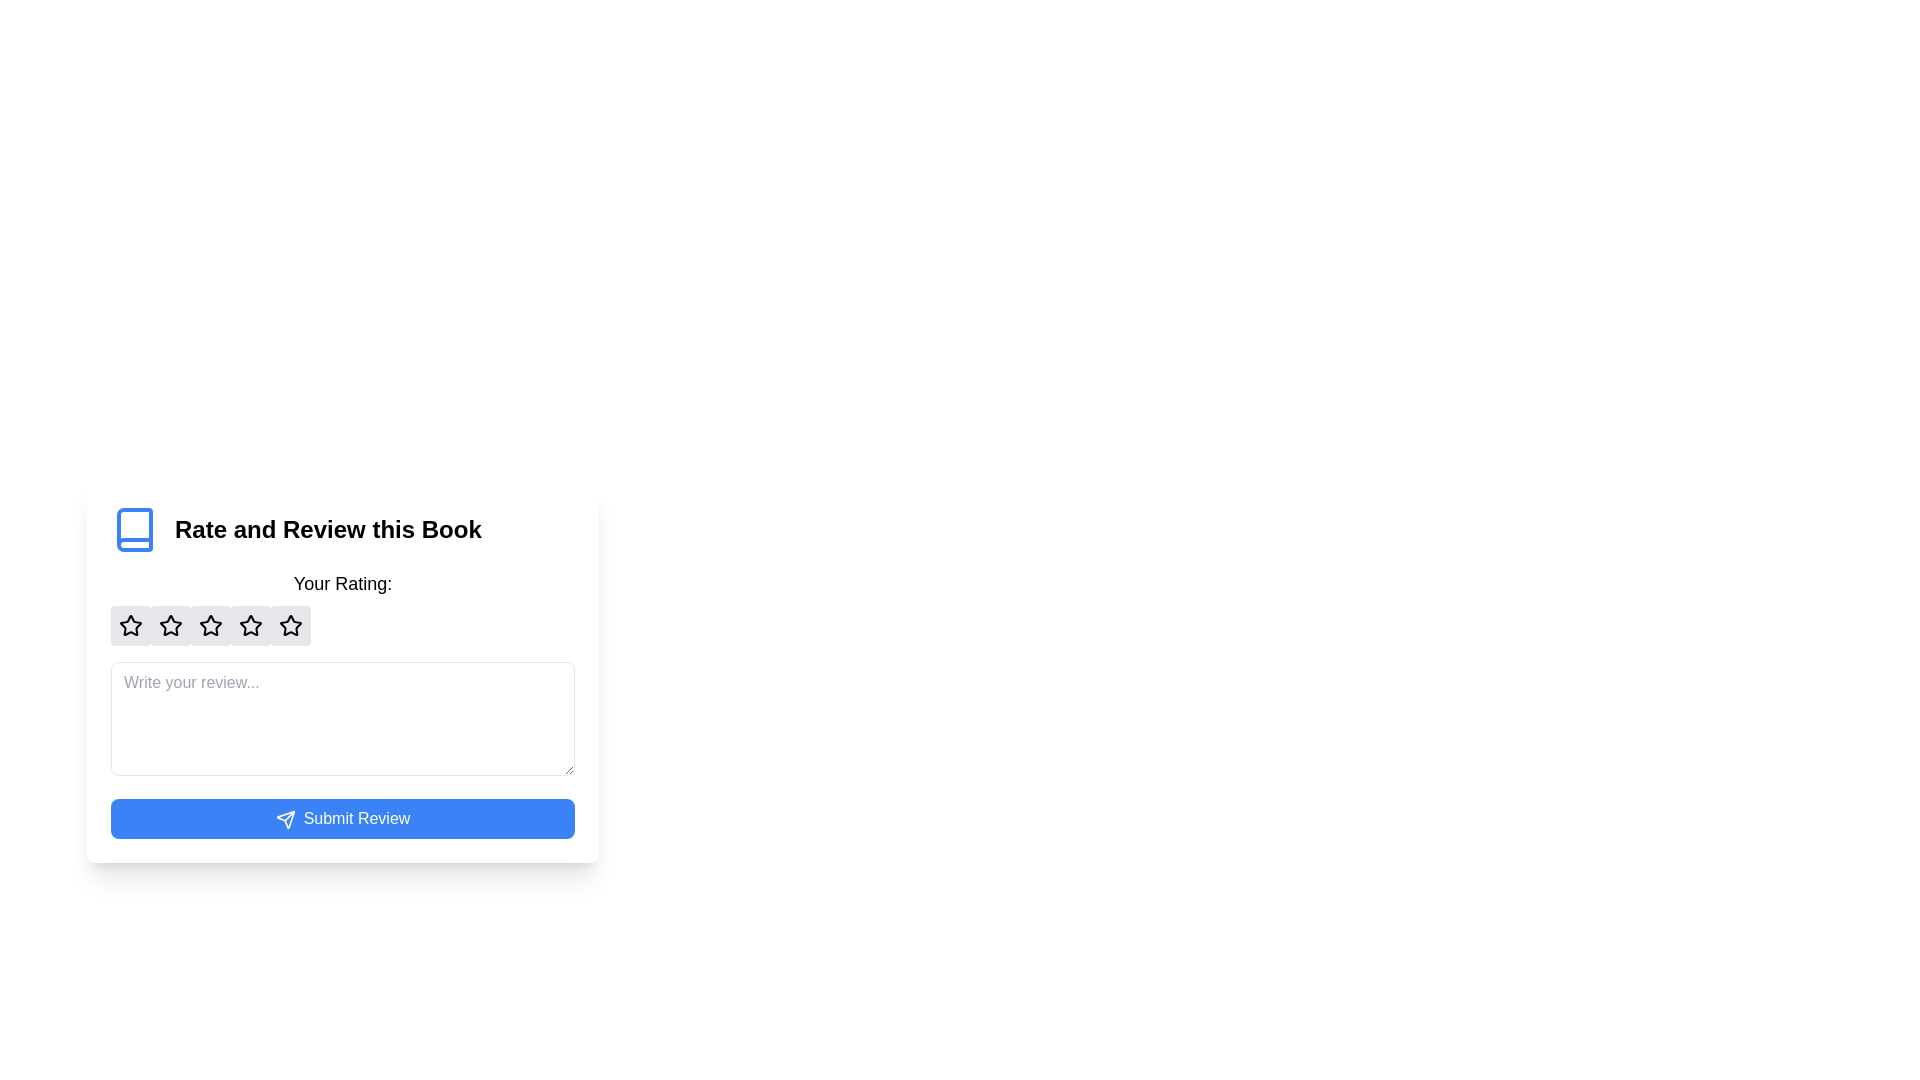 This screenshot has width=1920, height=1080. I want to click on the first star-shaped rating icon button with a light gray background and a black outlined star icon, located in the modal titled 'Rate and Review this Book', so click(129, 624).